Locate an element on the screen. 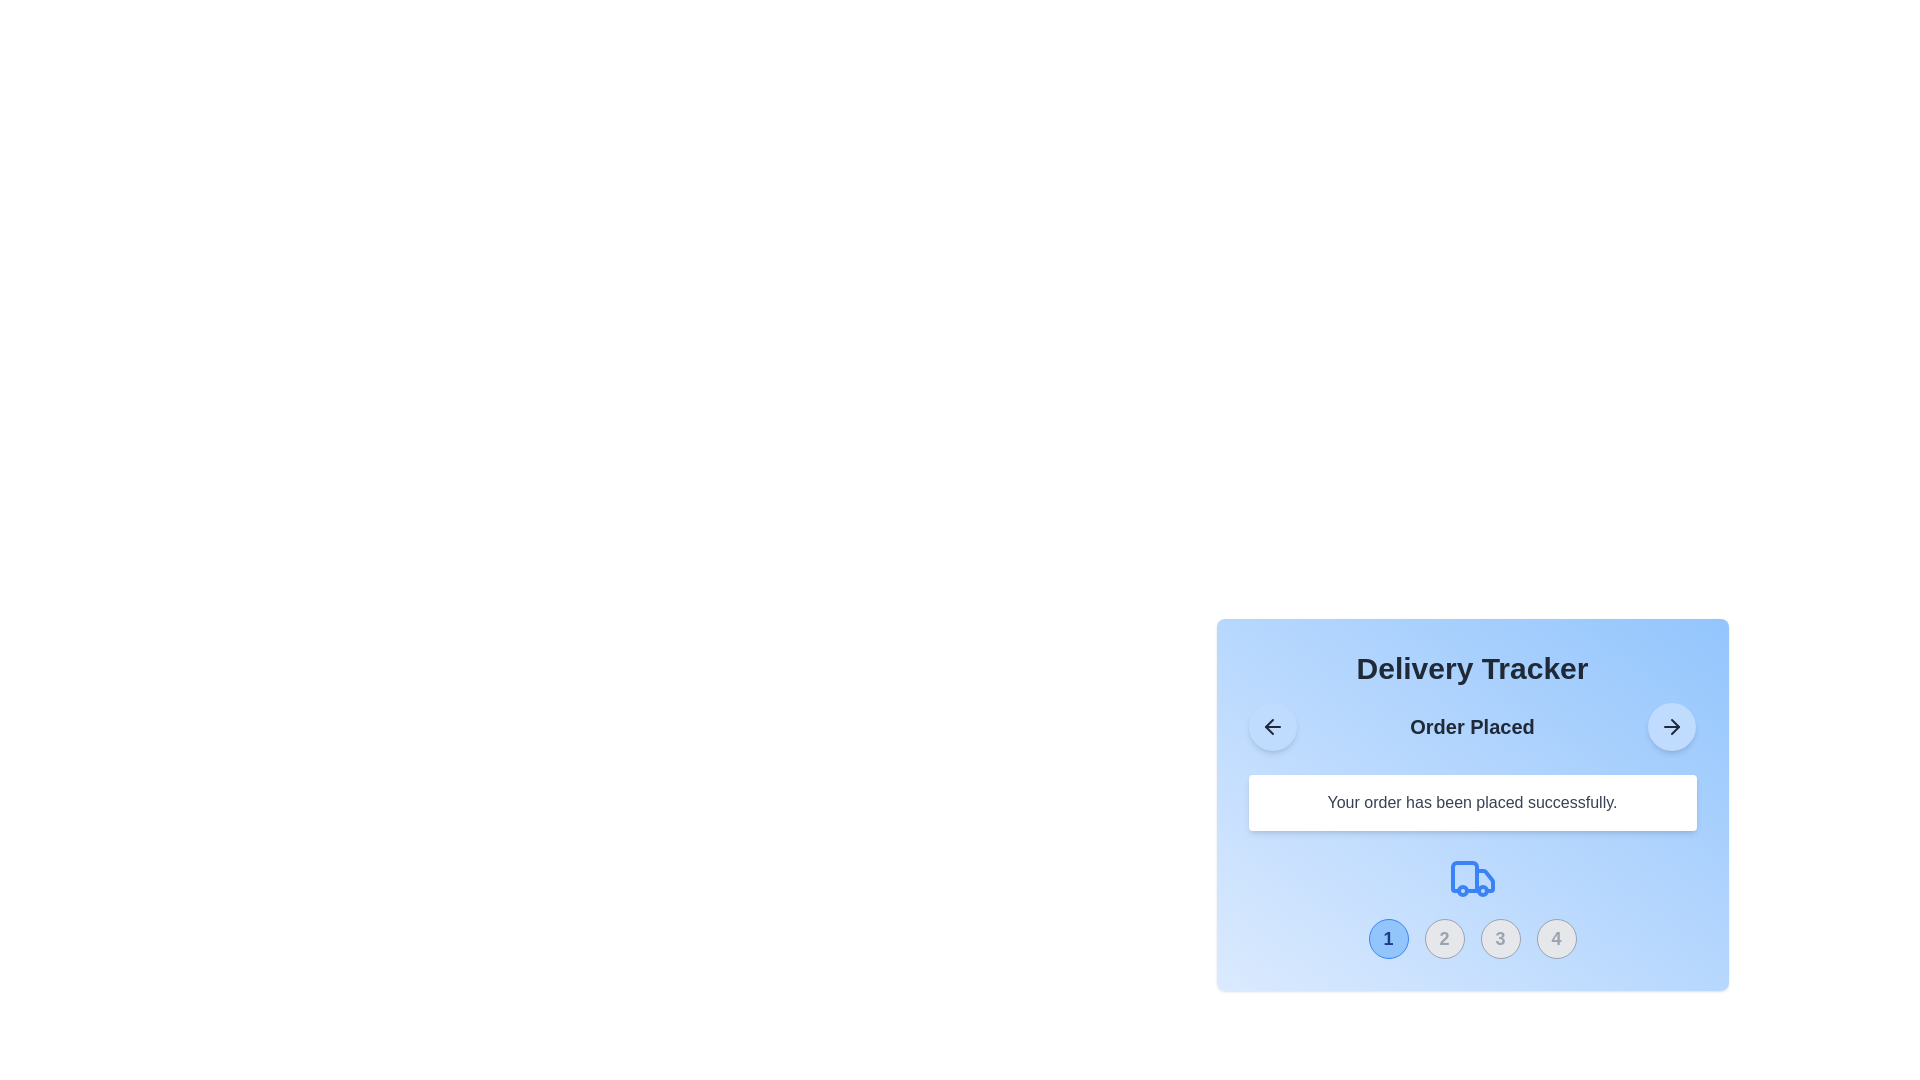 The width and height of the screenshot is (1920, 1080). the circular button labeled '2' with a light gray background and gray border, located in the bottom center of the main interface card is located at coordinates (1444, 938).